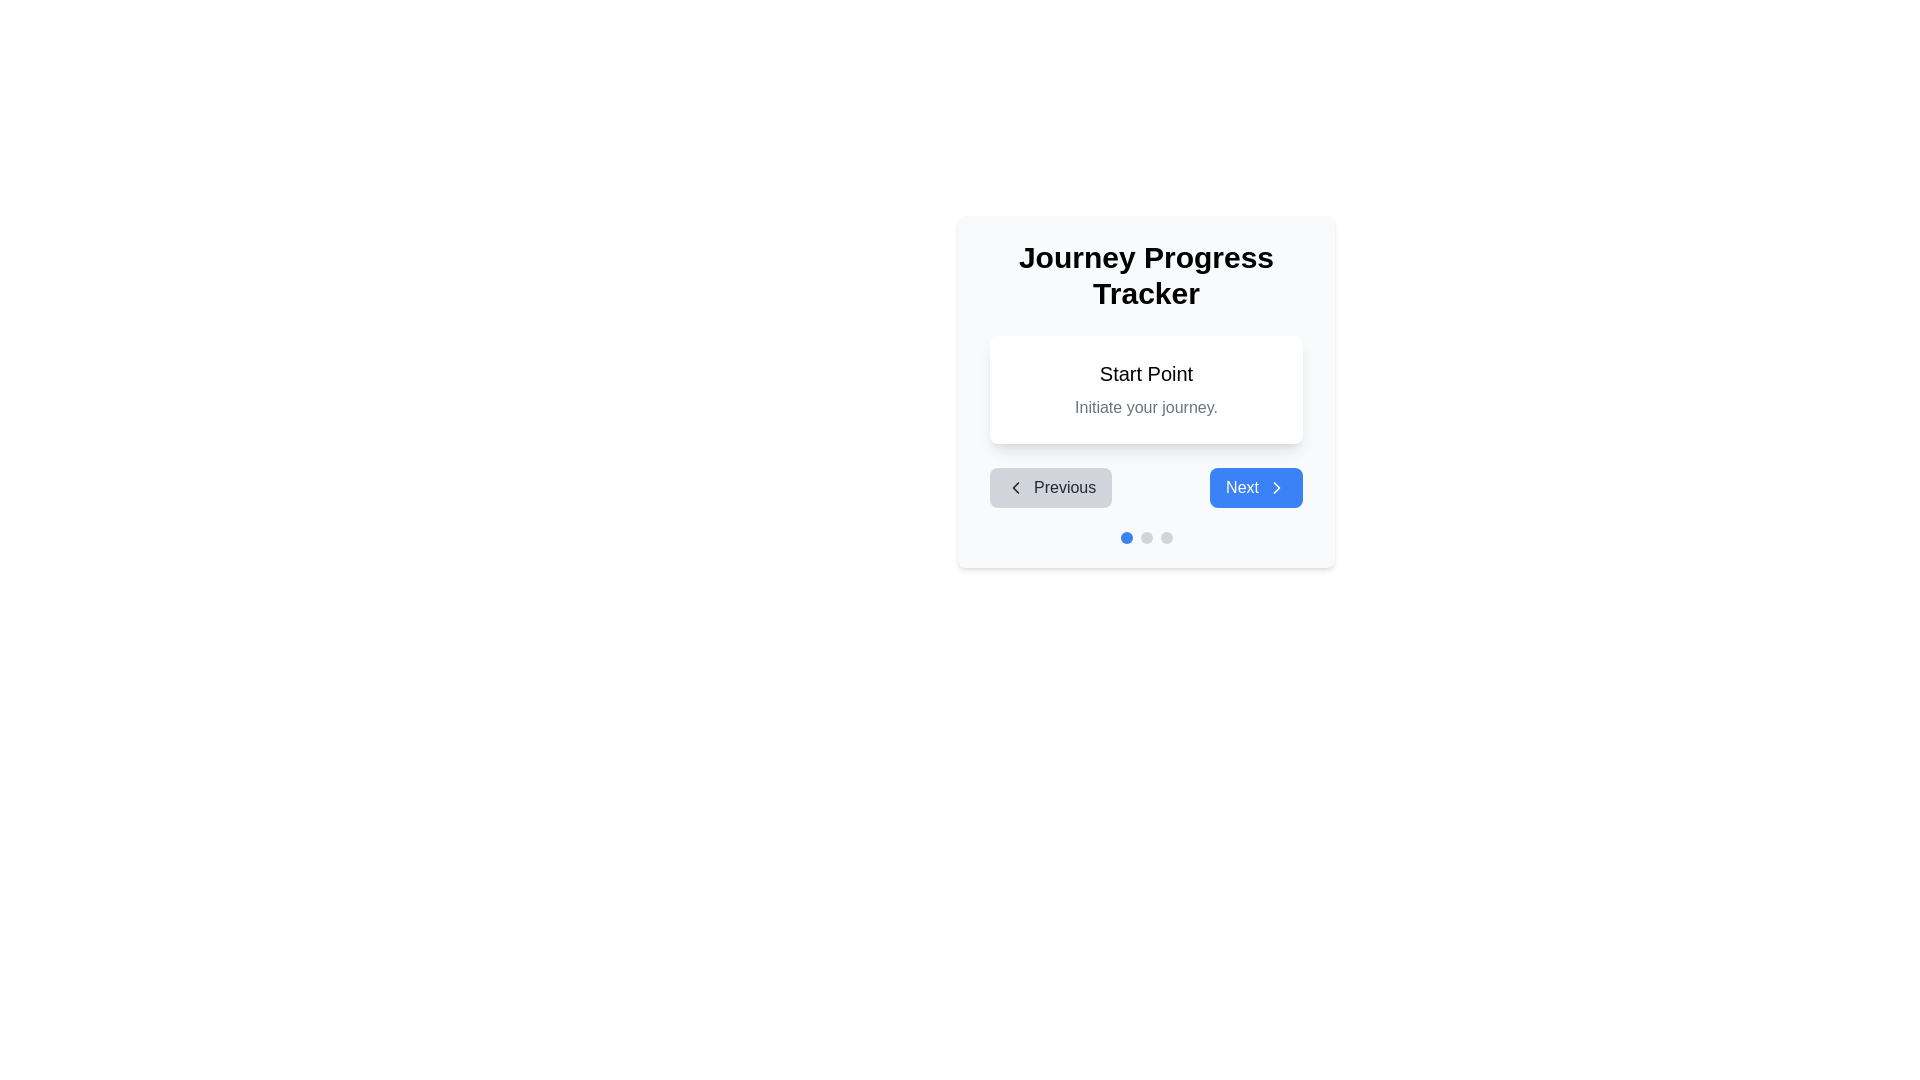 This screenshot has width=1920, height=1080. I want to click on the 'Start Point' text in the Interactive progress tracker interface, so click(1146, 392).